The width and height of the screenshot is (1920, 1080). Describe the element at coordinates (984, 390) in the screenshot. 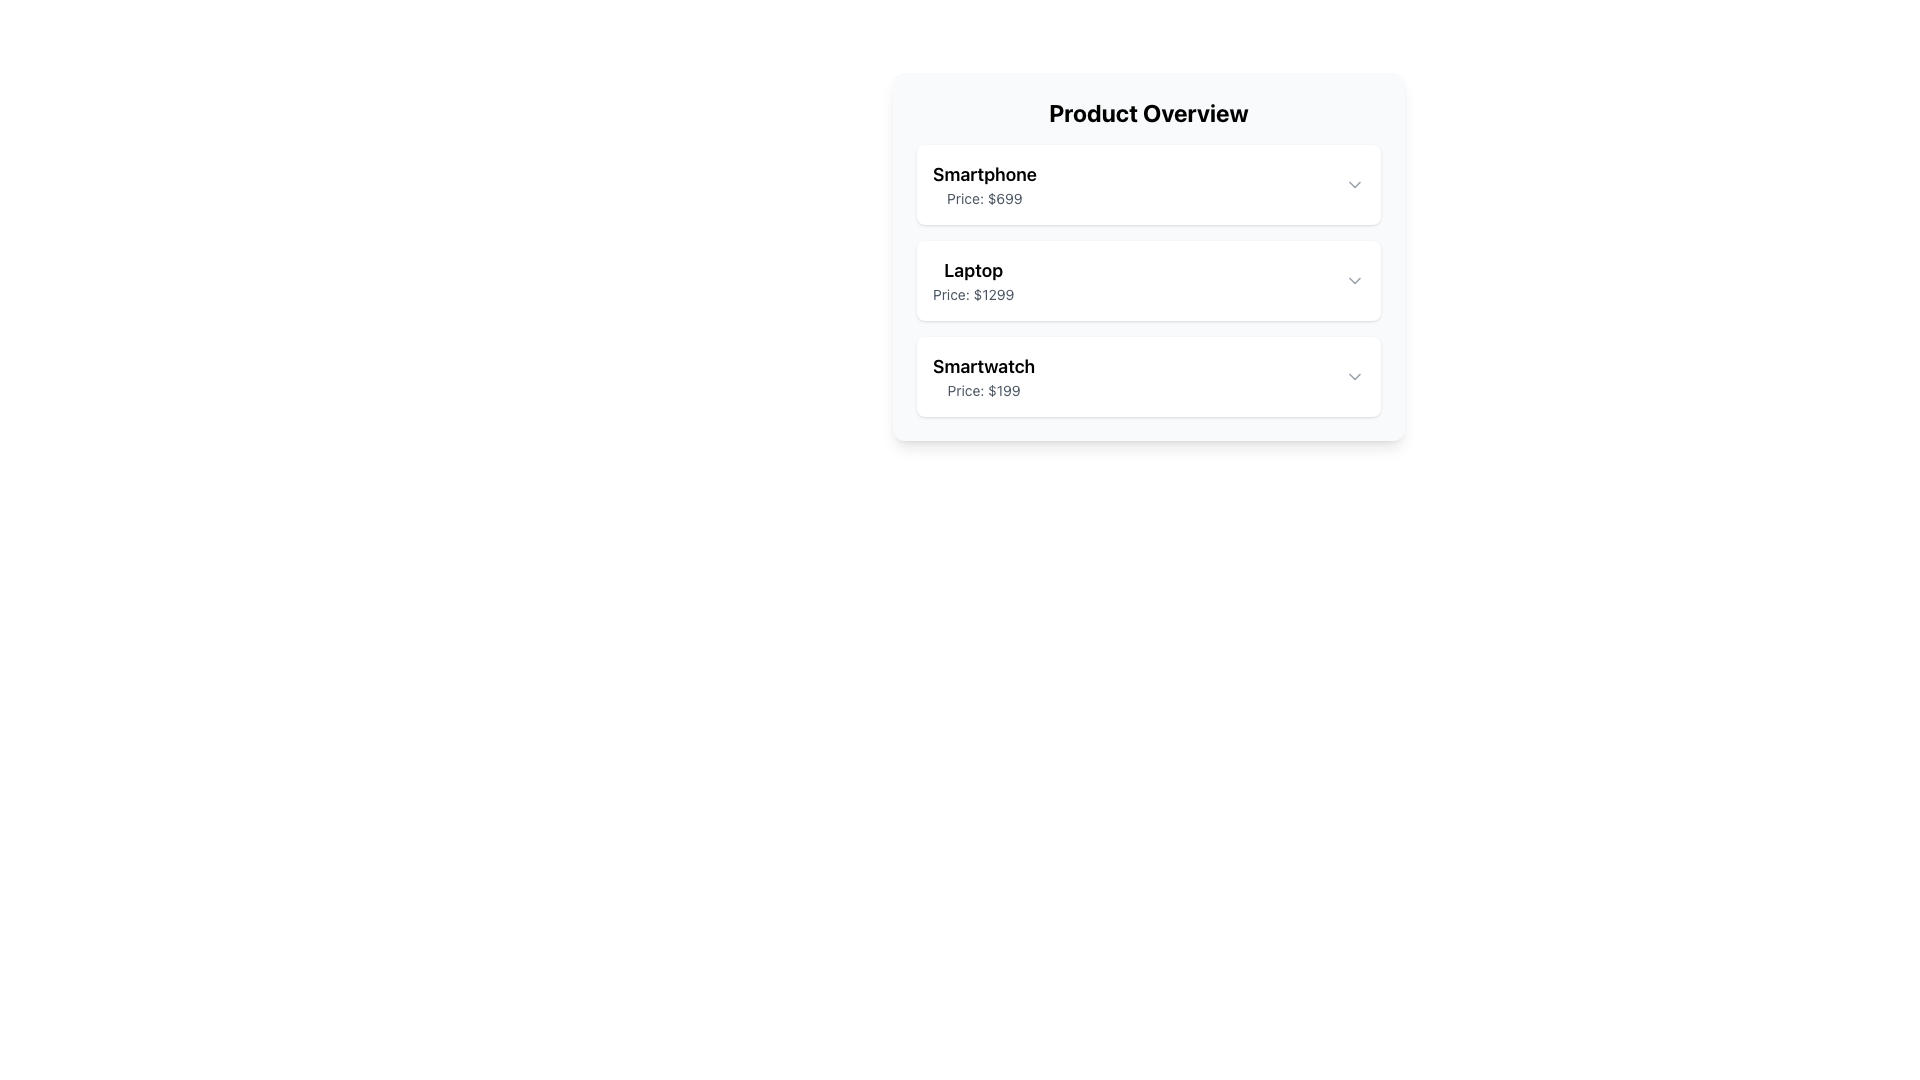

I see `the price label for the 'Smartwatch' product, which is located below the 'Smartwatch' header in the product overview panel` at that location.